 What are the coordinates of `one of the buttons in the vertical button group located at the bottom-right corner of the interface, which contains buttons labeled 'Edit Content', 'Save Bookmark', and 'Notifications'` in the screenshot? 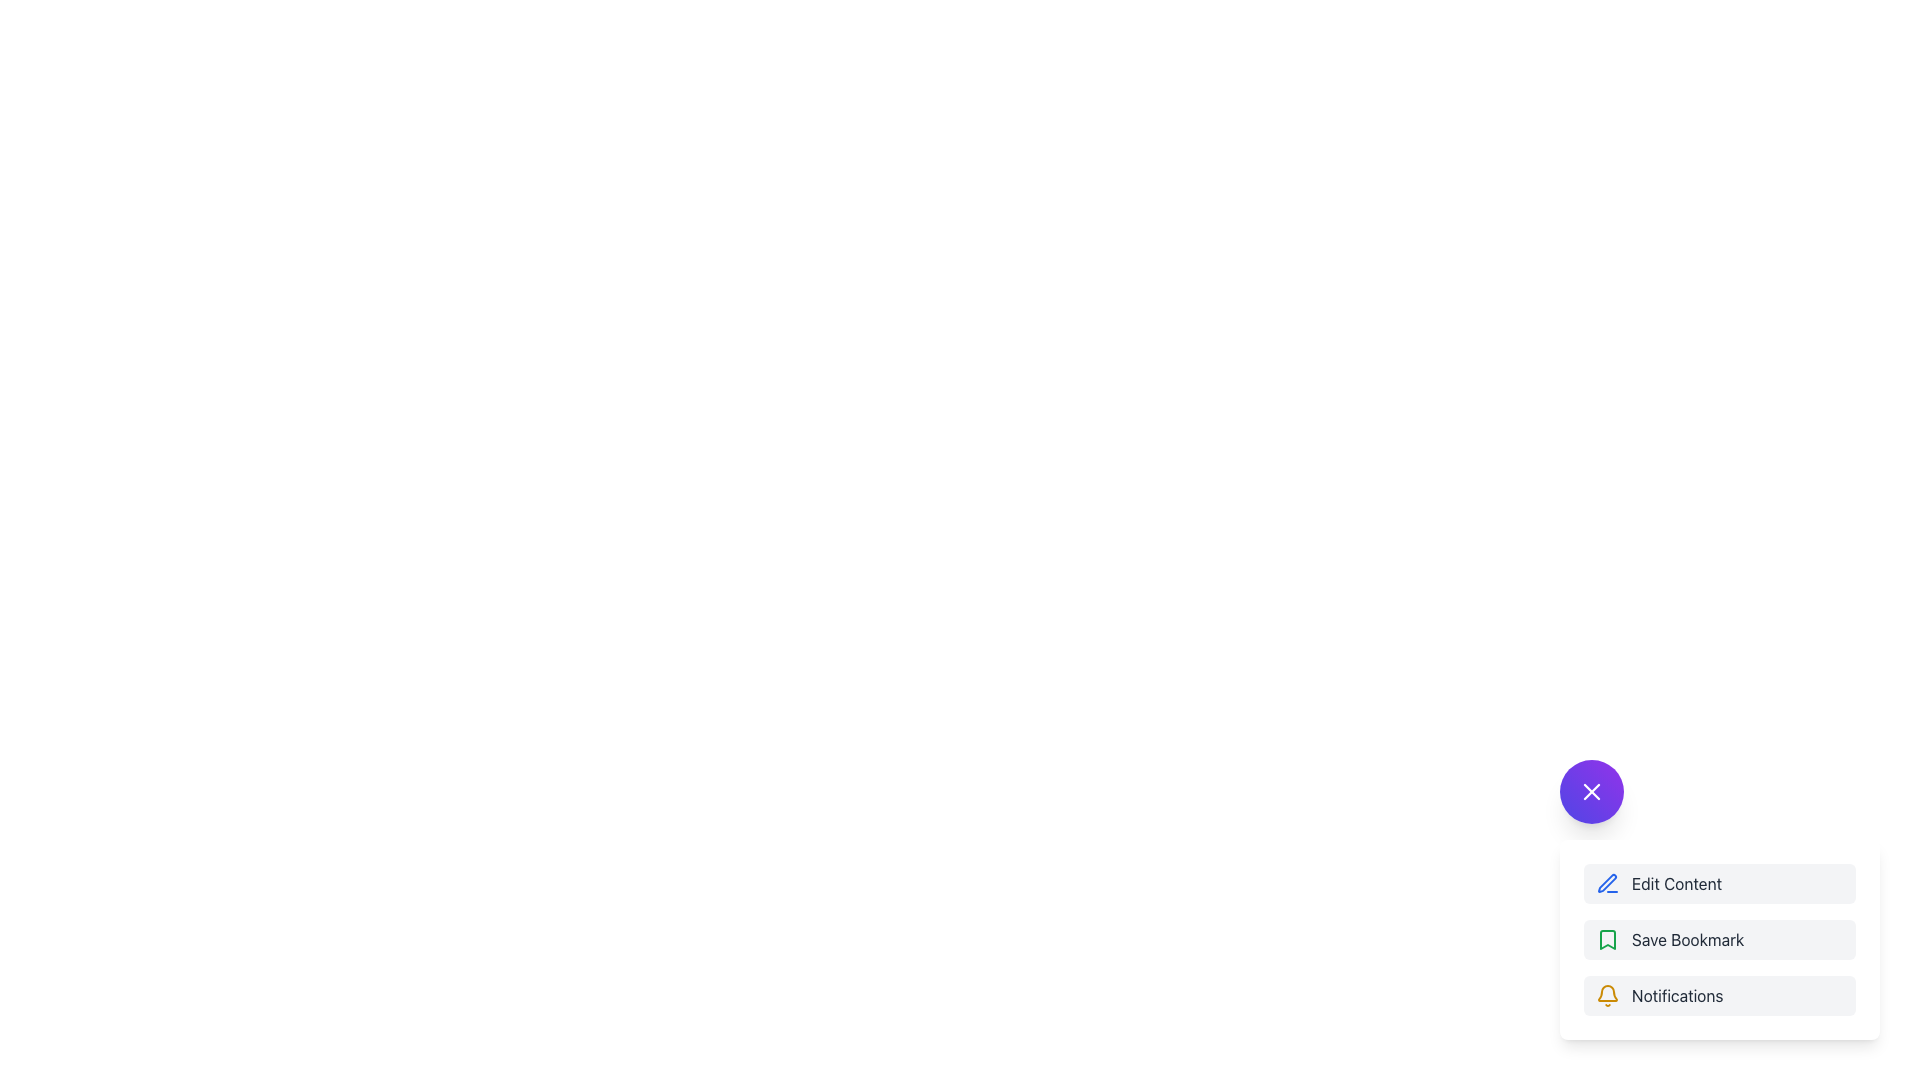 It's located at (1718, 940).